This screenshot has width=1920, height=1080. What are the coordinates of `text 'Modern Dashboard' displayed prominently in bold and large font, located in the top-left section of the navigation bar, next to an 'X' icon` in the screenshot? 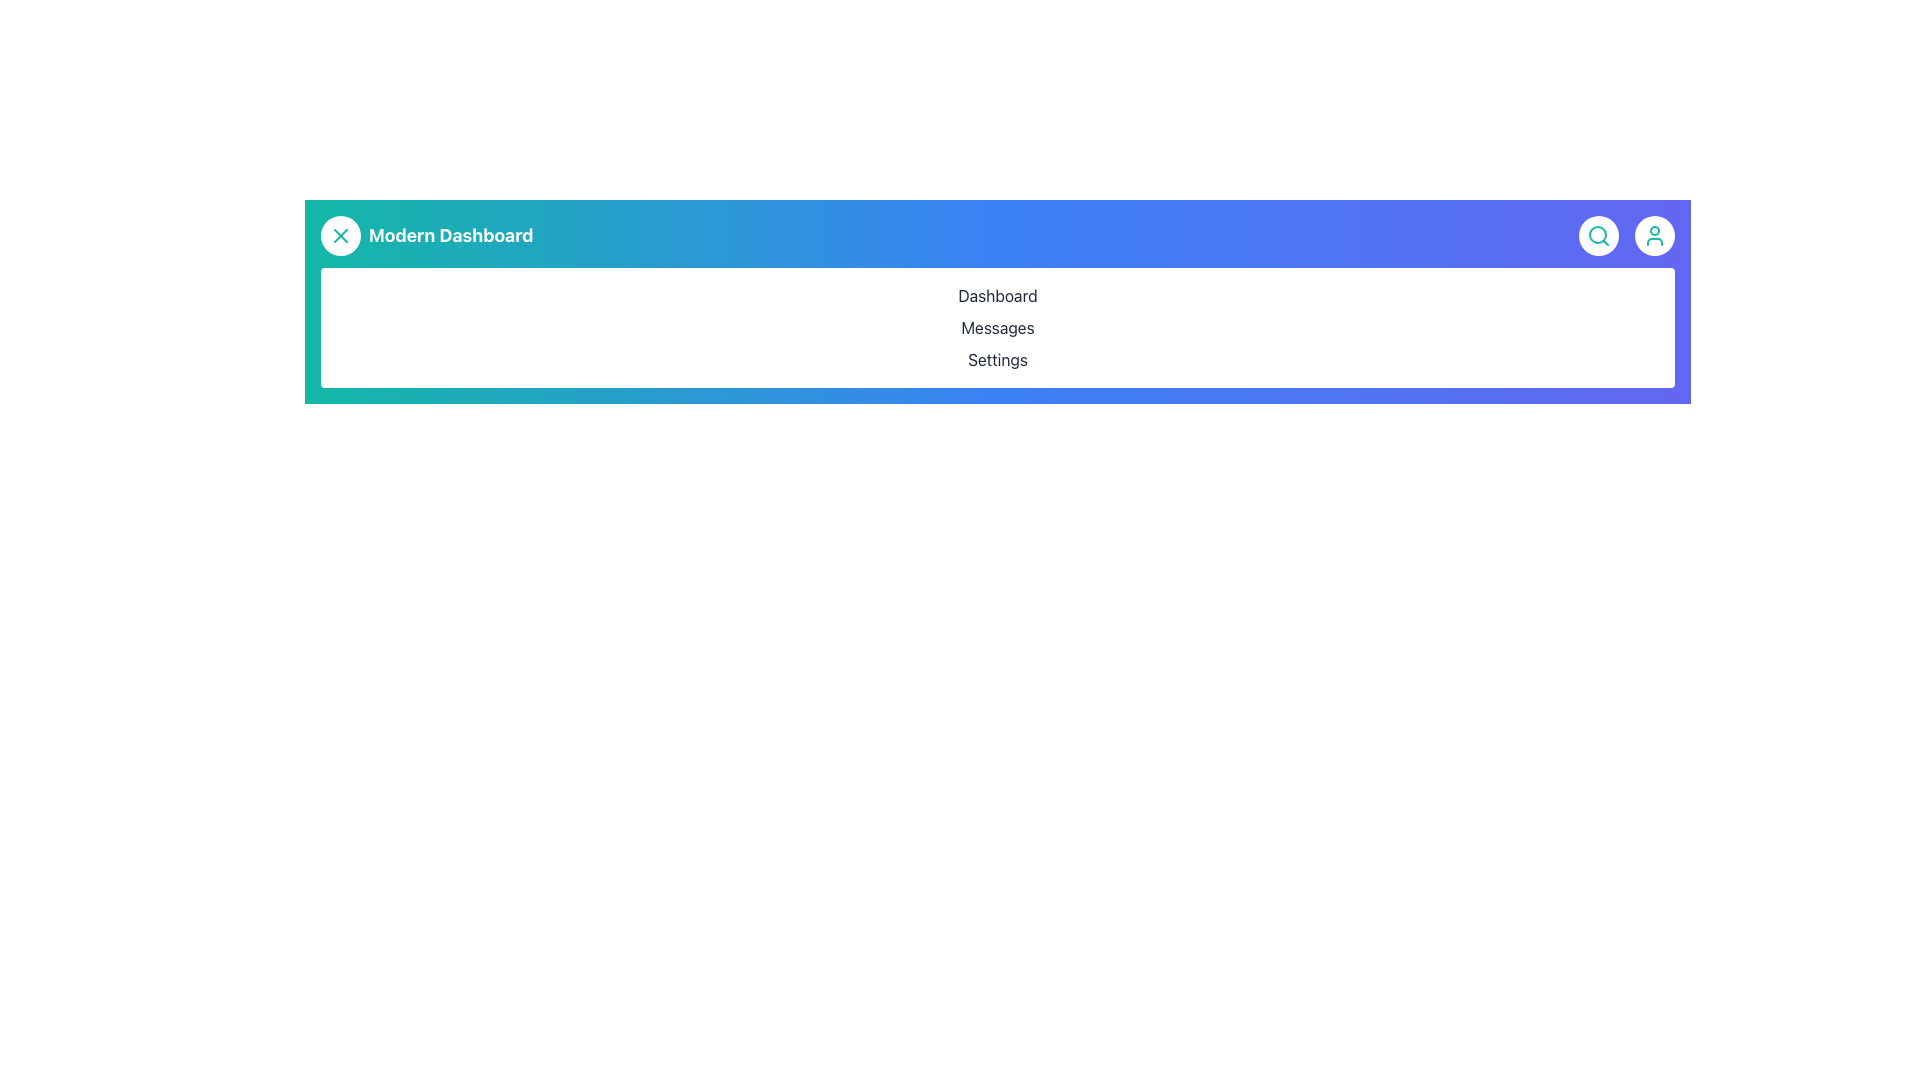 It's located at (426, 234).